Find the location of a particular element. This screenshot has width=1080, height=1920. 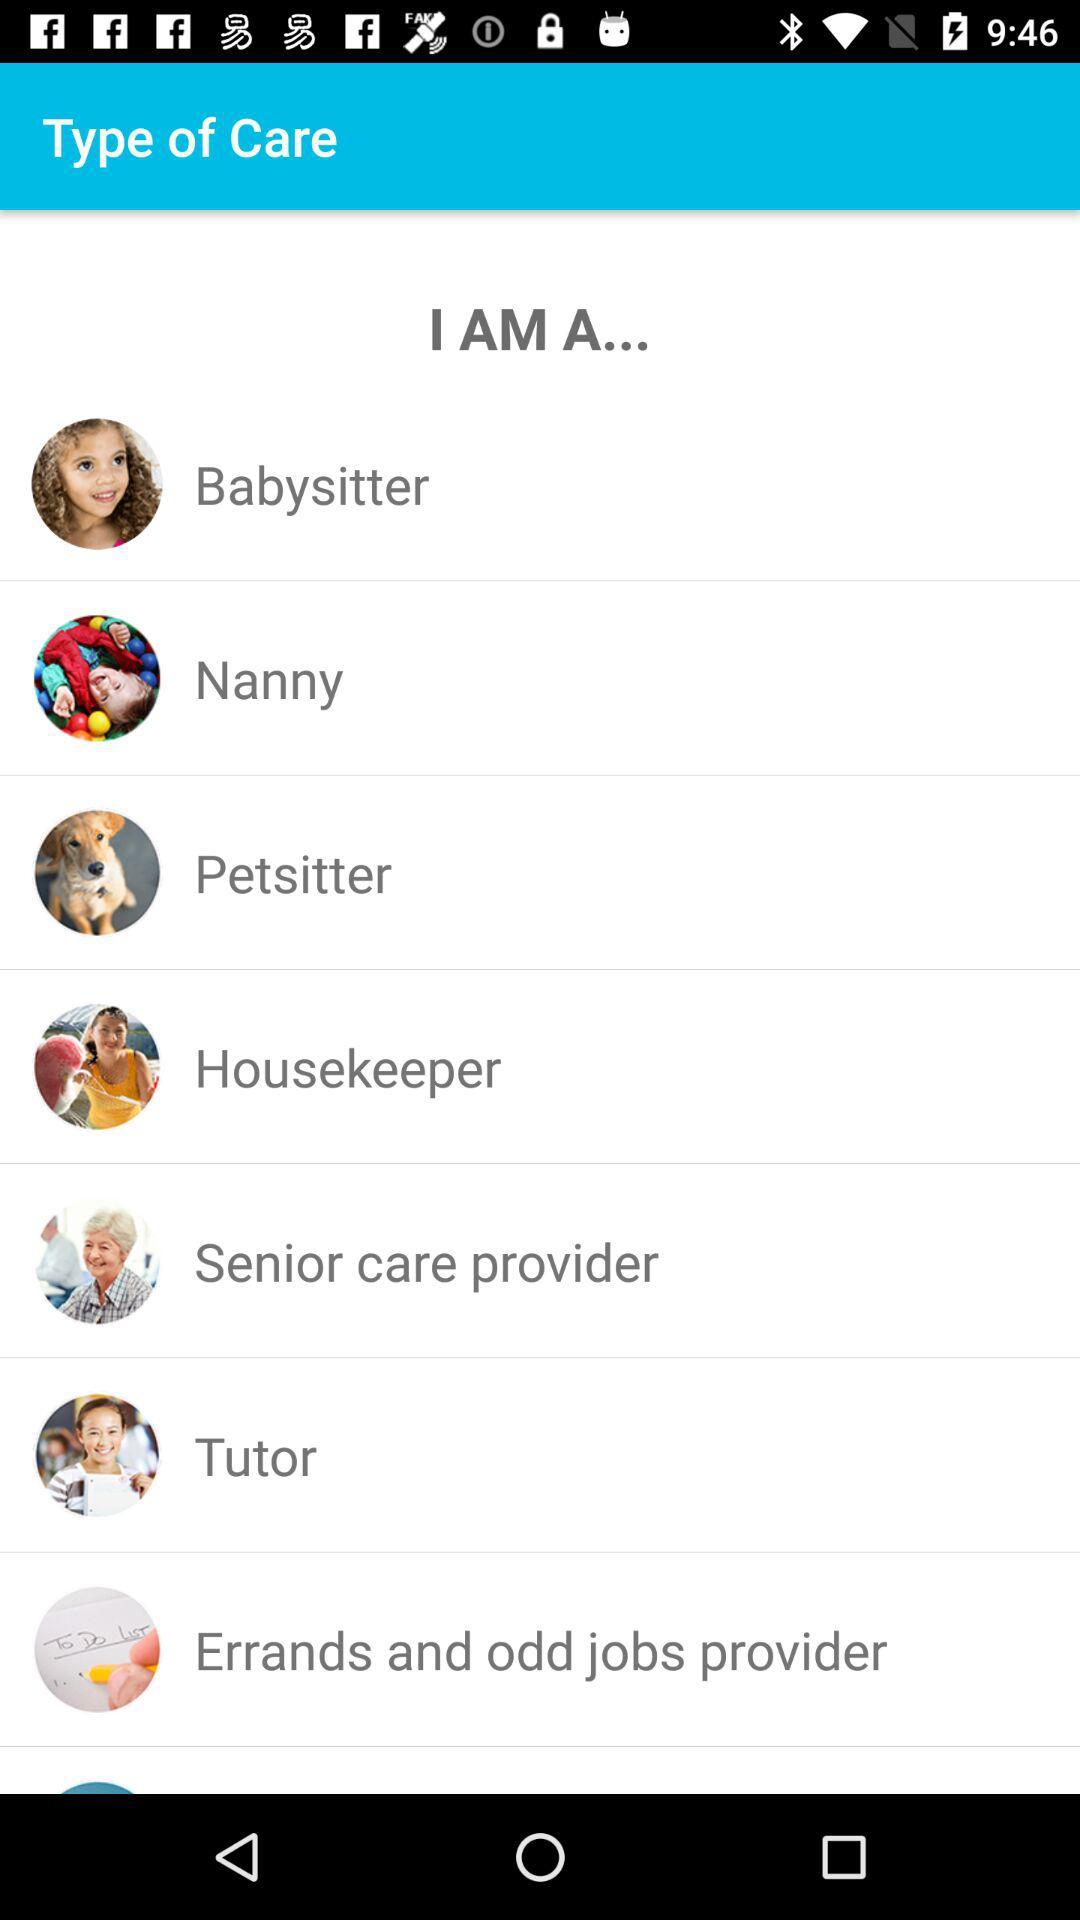

the nanny item is located at coordinates (267, 678).